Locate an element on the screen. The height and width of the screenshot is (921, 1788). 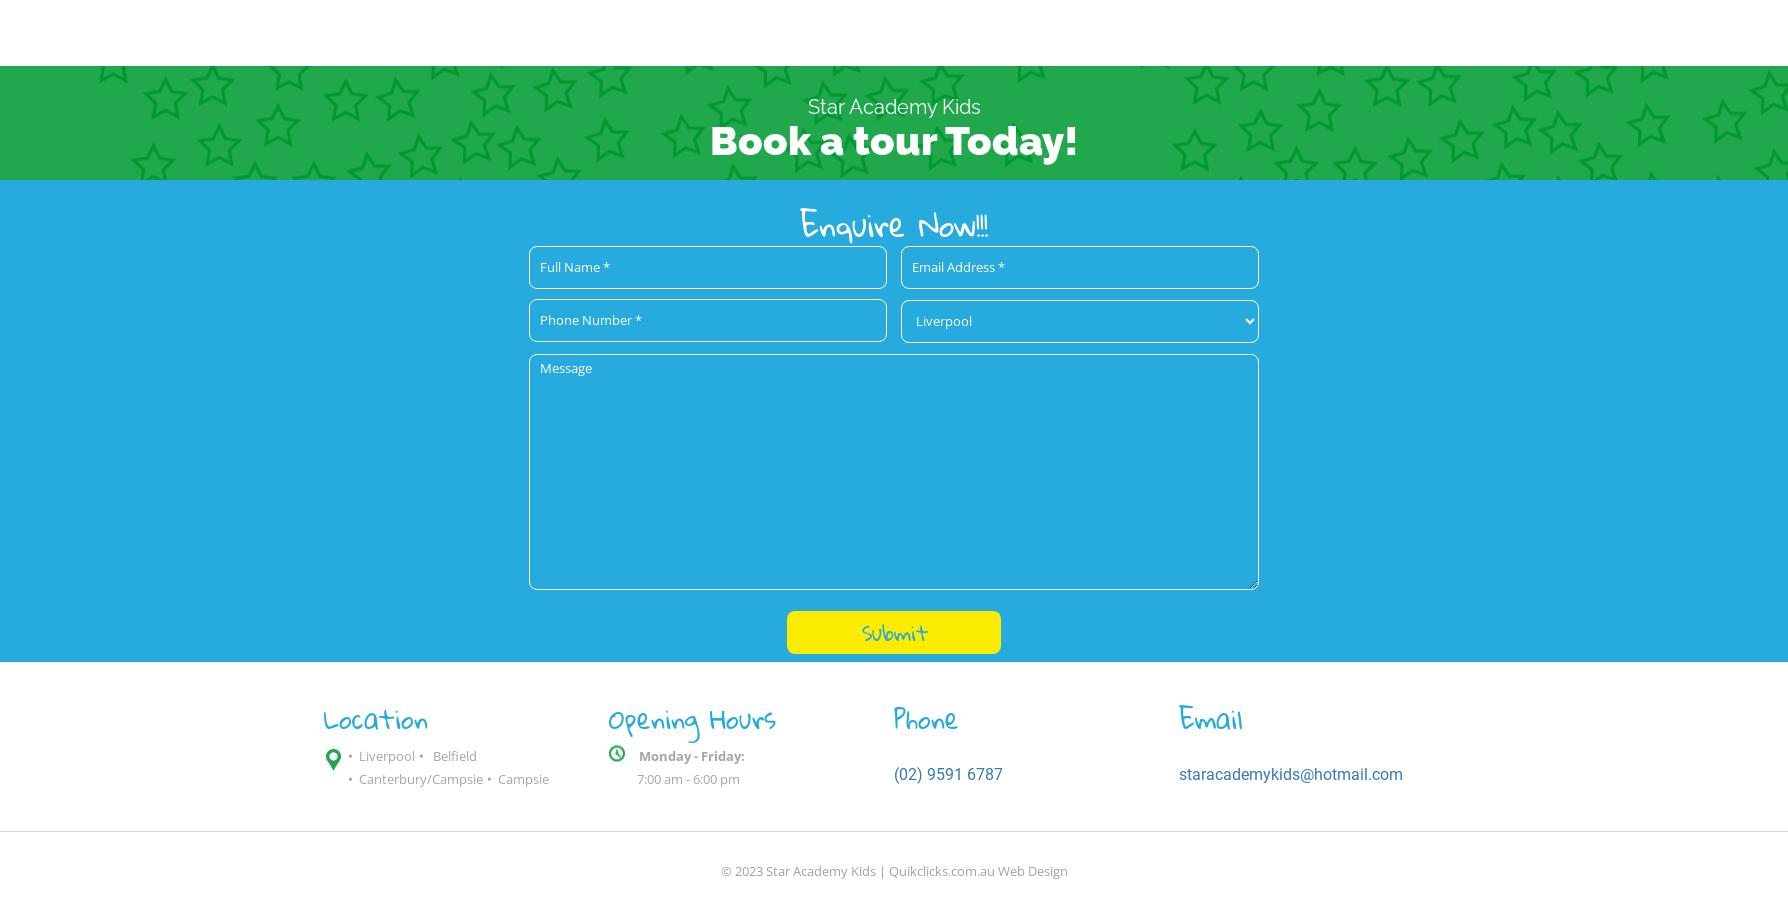
'(02) 9591 6787' is located at coordinates (894, 772).